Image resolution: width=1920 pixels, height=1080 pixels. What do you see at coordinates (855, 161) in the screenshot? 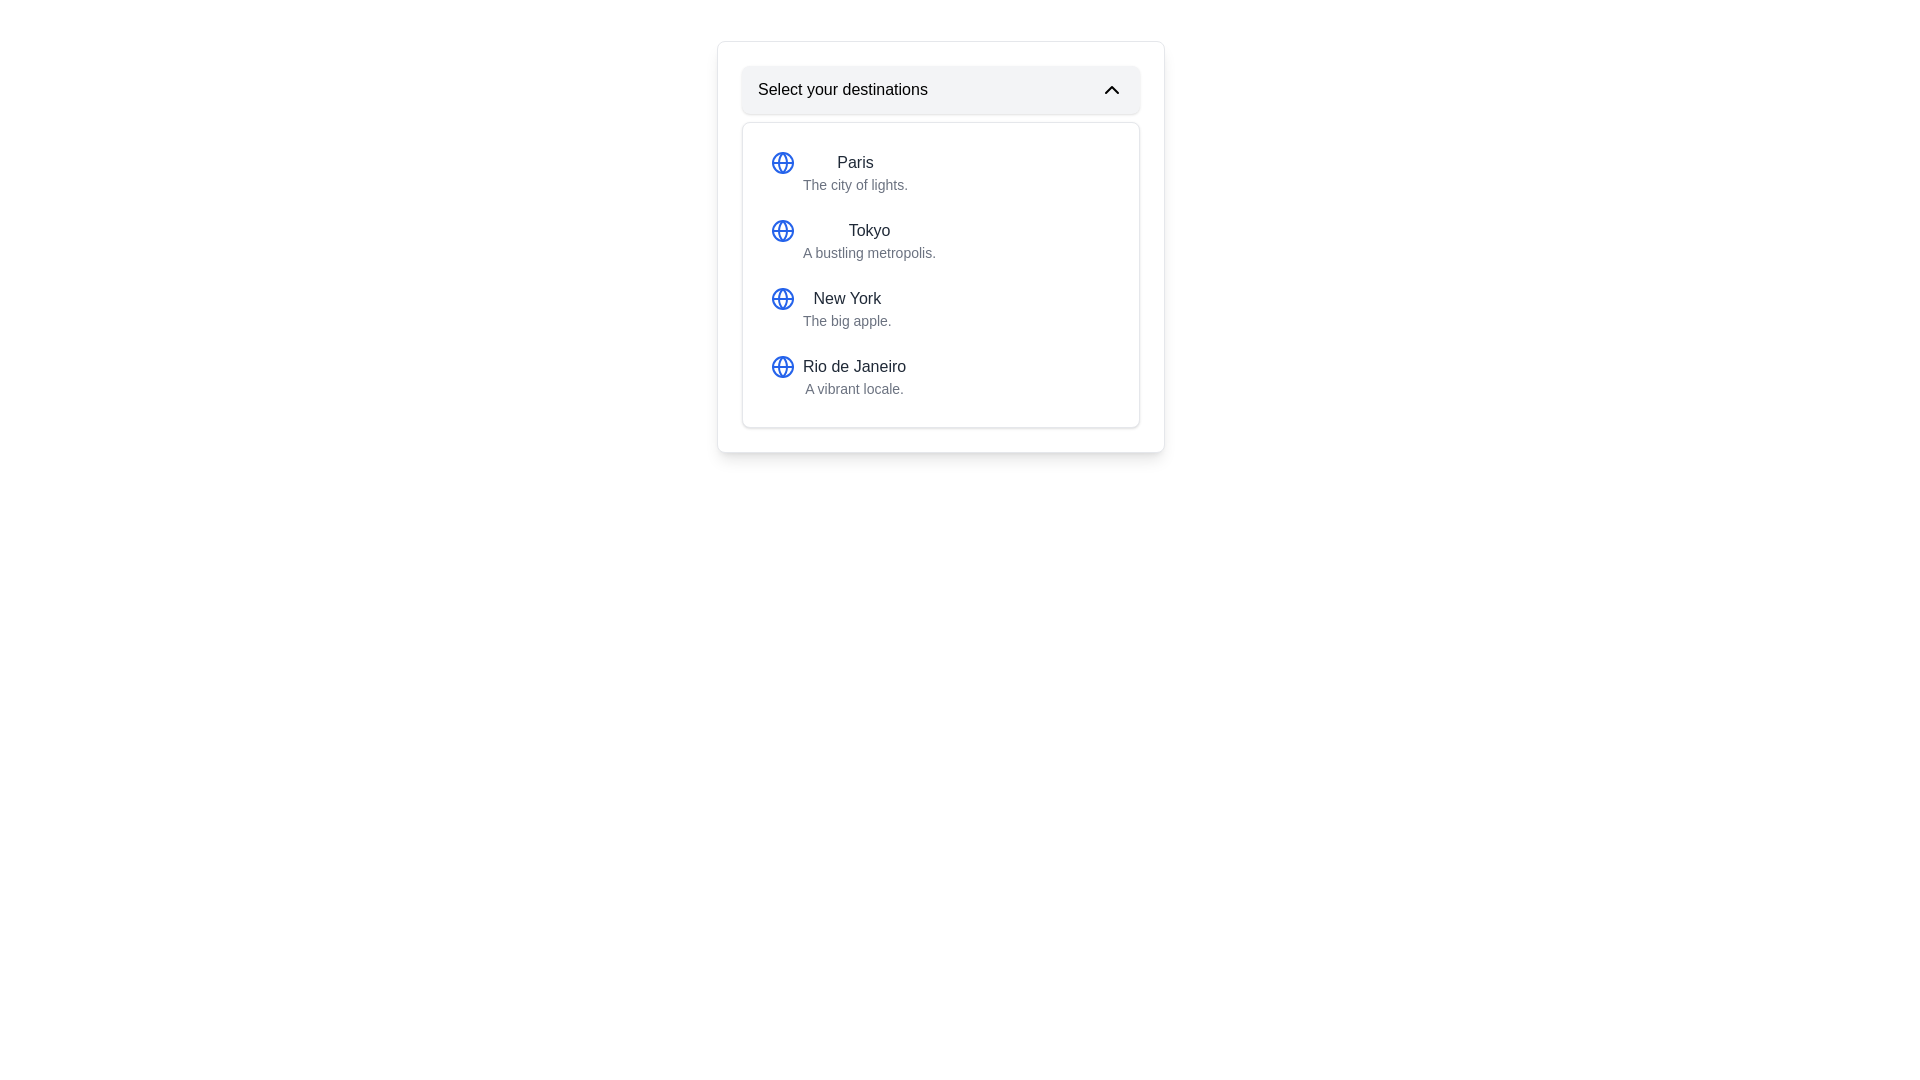
I see `the text label 'Paris'` at bounding box center [855, 161].